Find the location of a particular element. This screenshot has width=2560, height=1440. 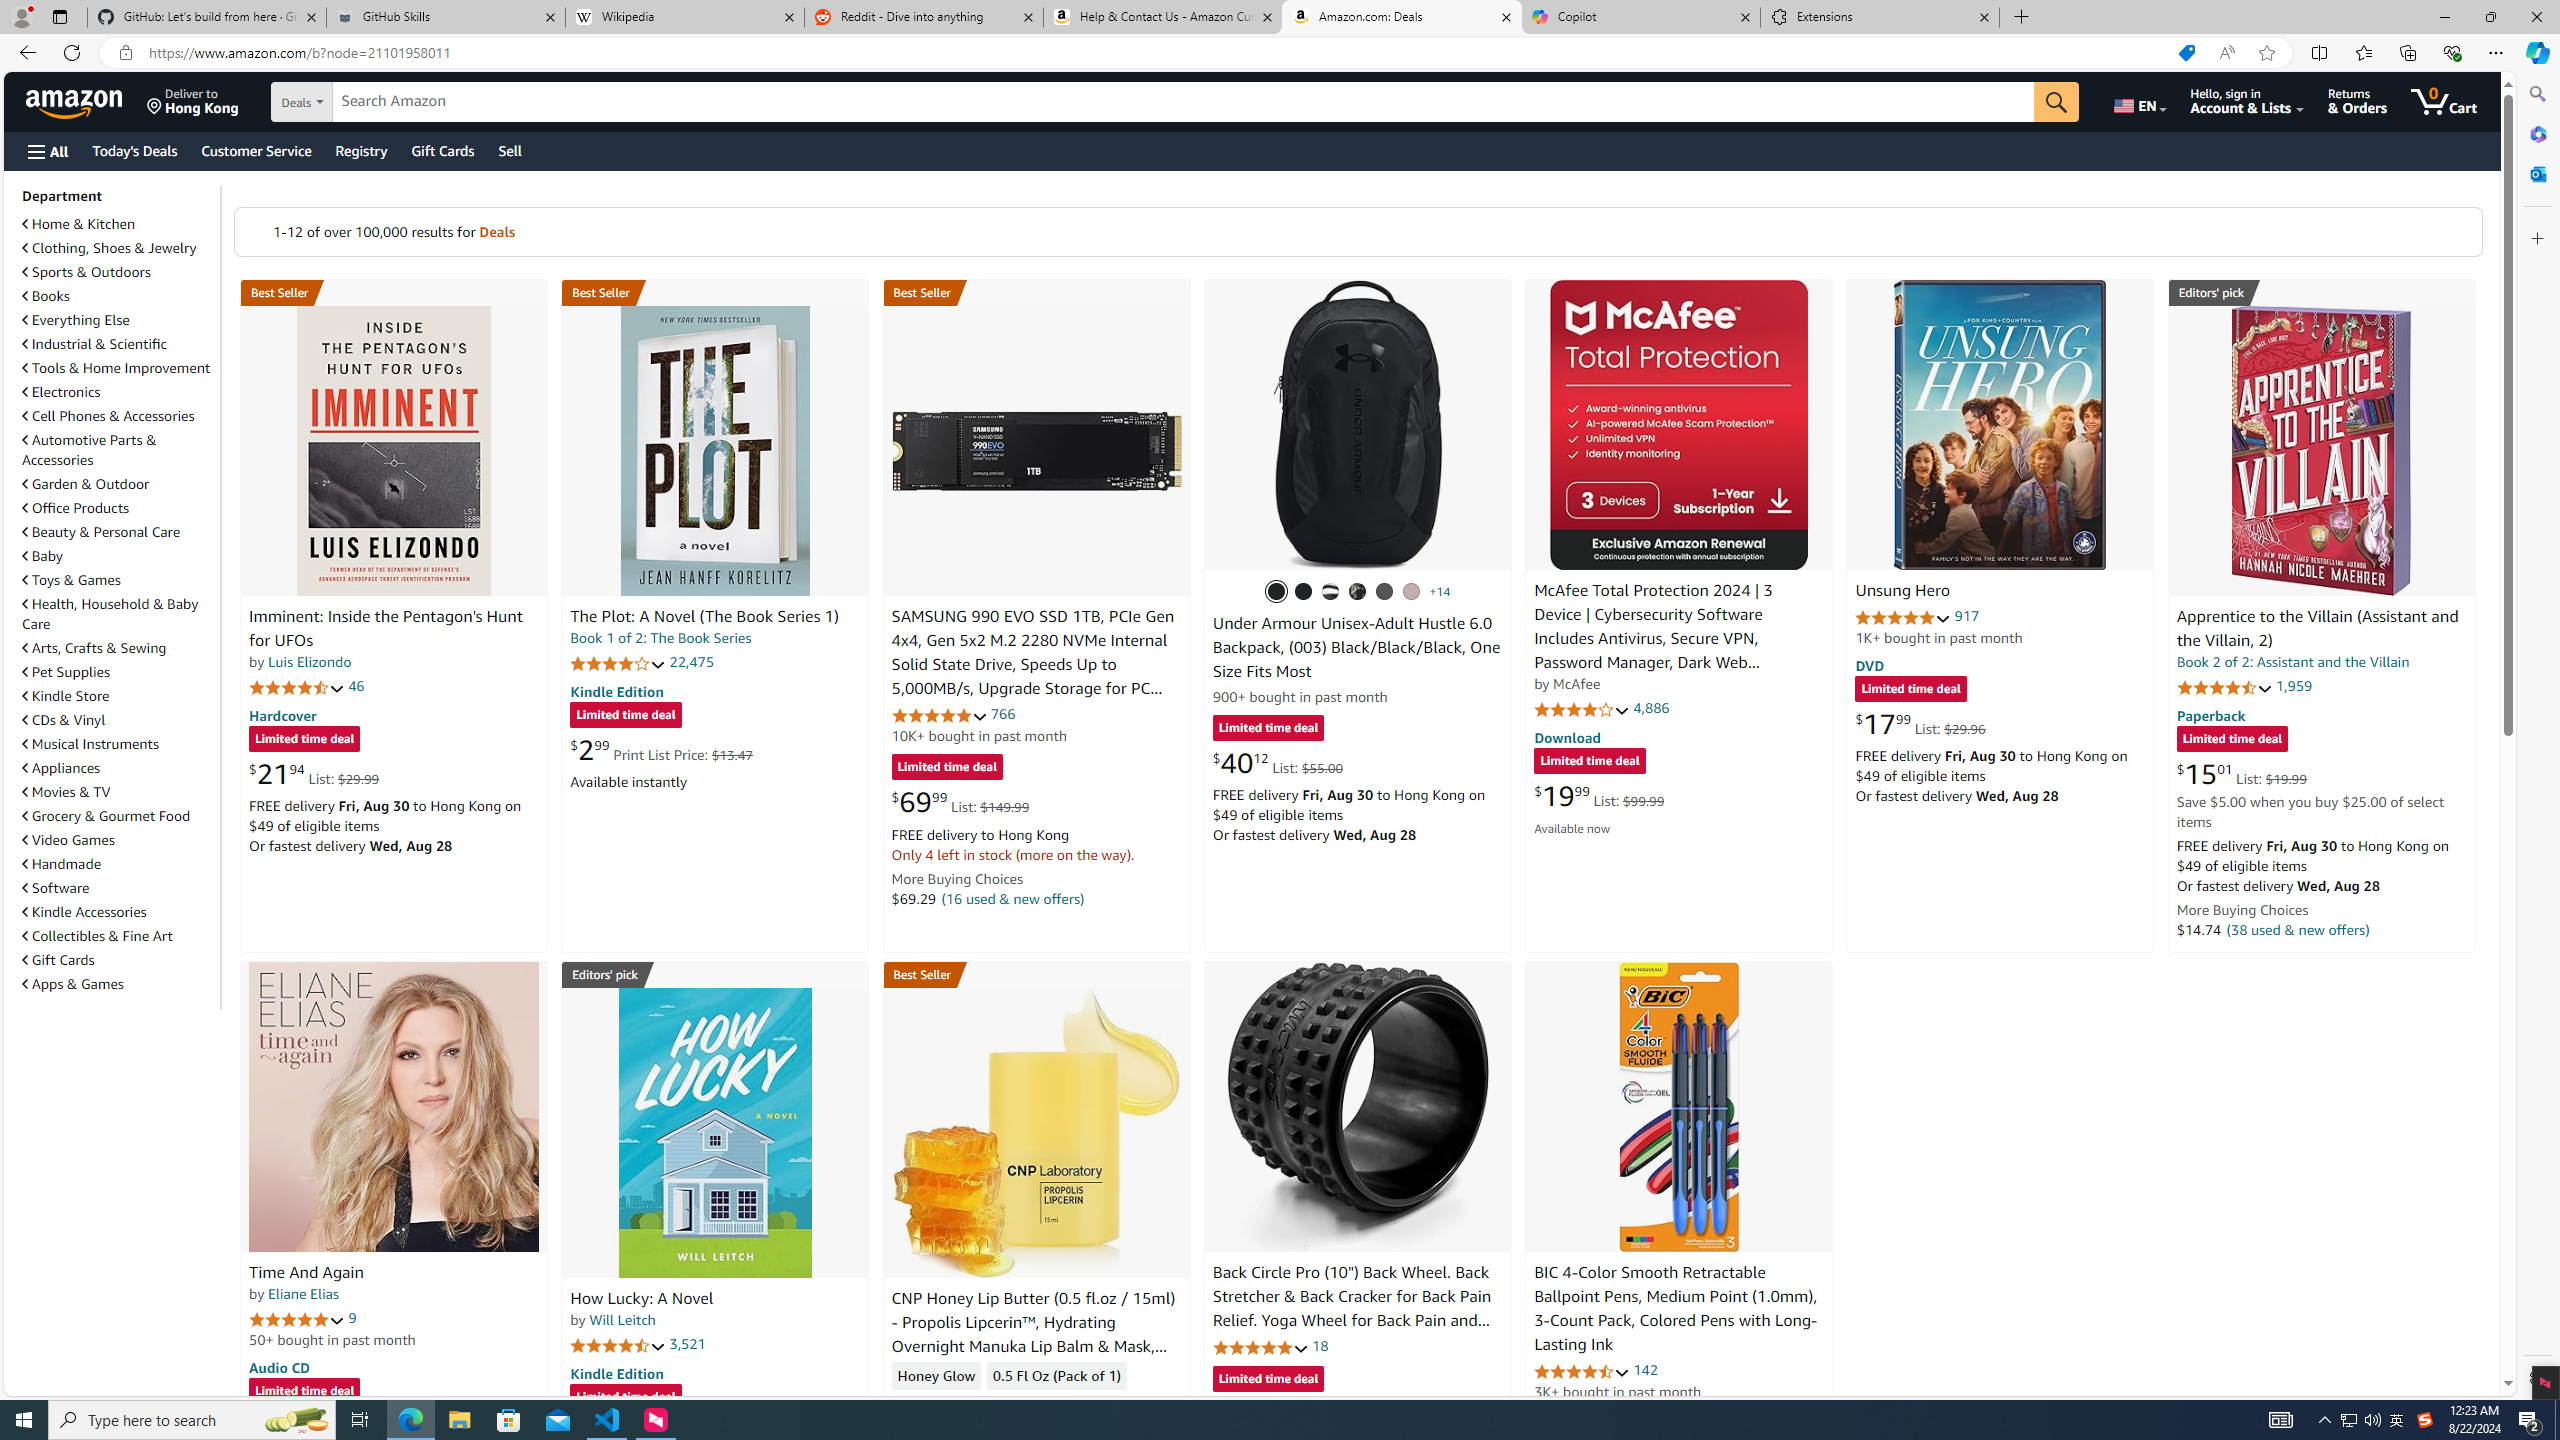

'$69.99 List: $149.99' is located at coordinates (959, 800).